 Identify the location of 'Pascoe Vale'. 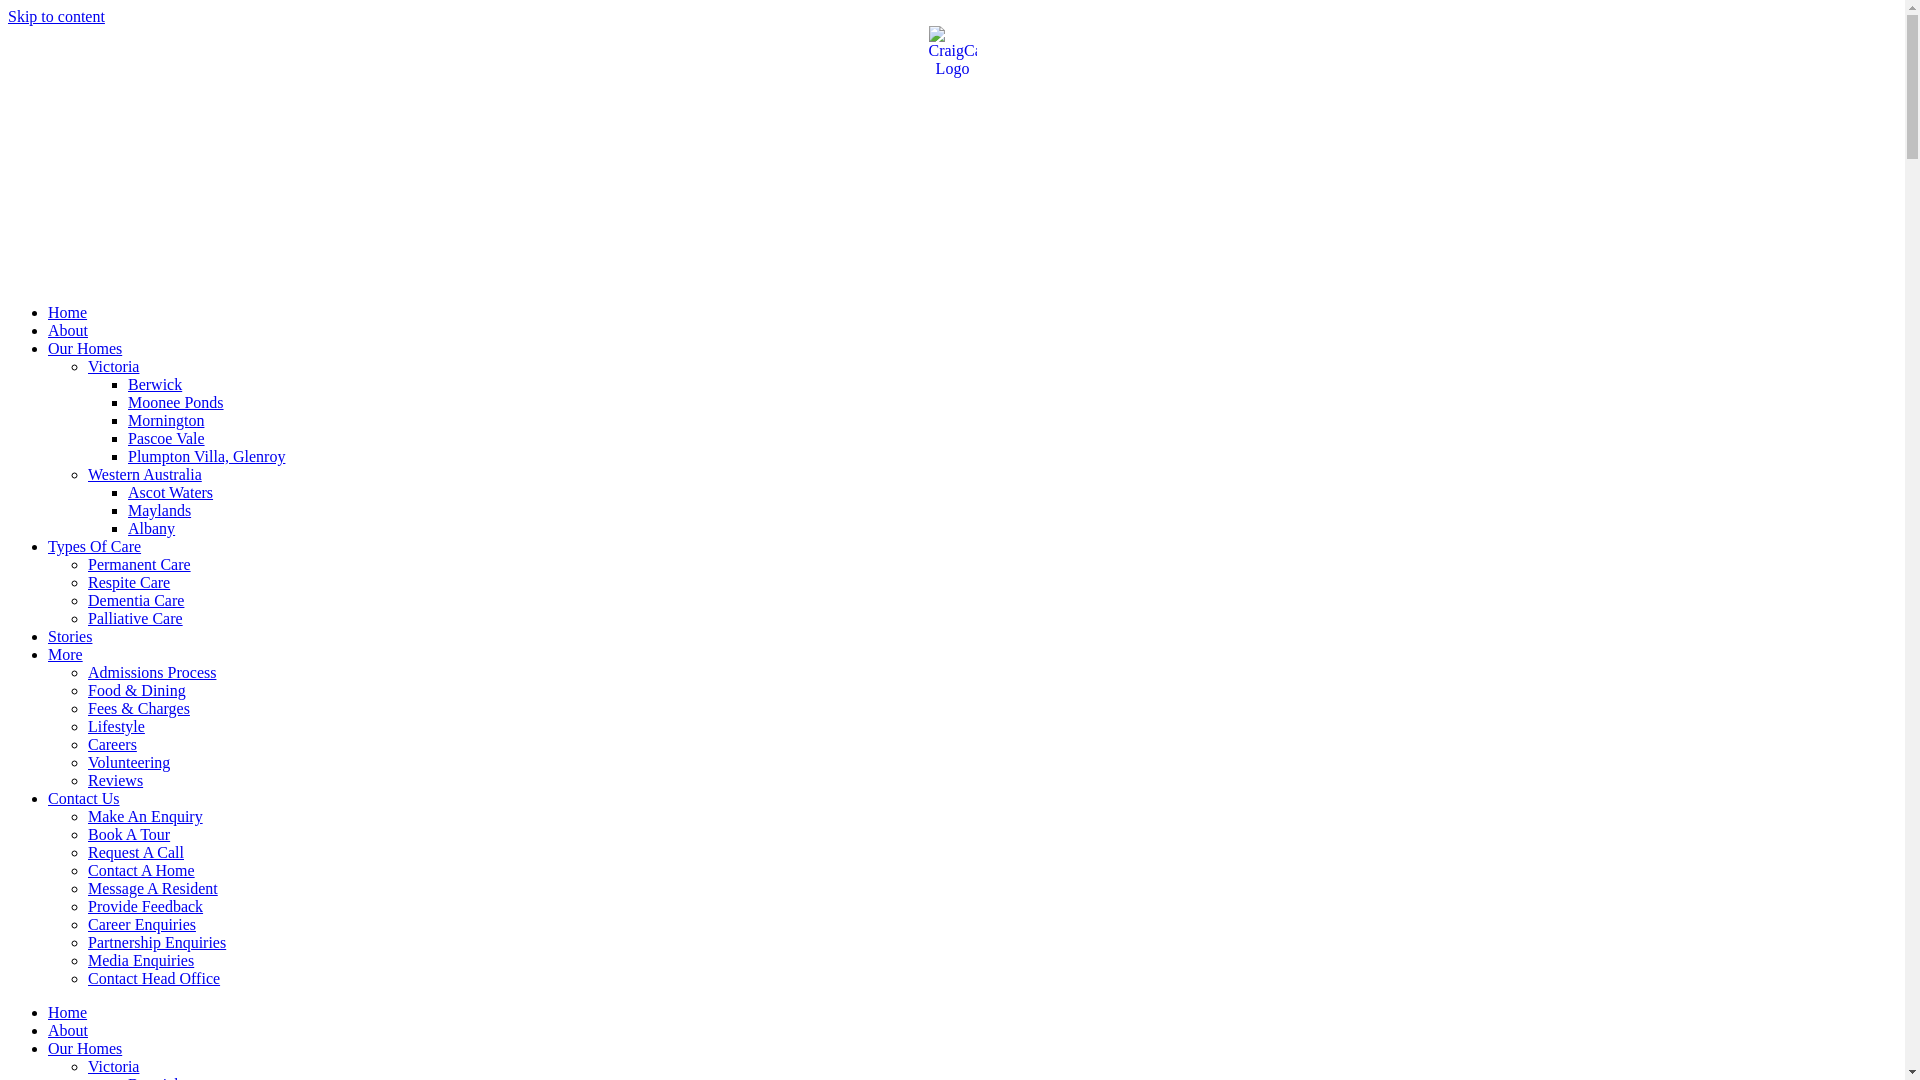
(127, 437).